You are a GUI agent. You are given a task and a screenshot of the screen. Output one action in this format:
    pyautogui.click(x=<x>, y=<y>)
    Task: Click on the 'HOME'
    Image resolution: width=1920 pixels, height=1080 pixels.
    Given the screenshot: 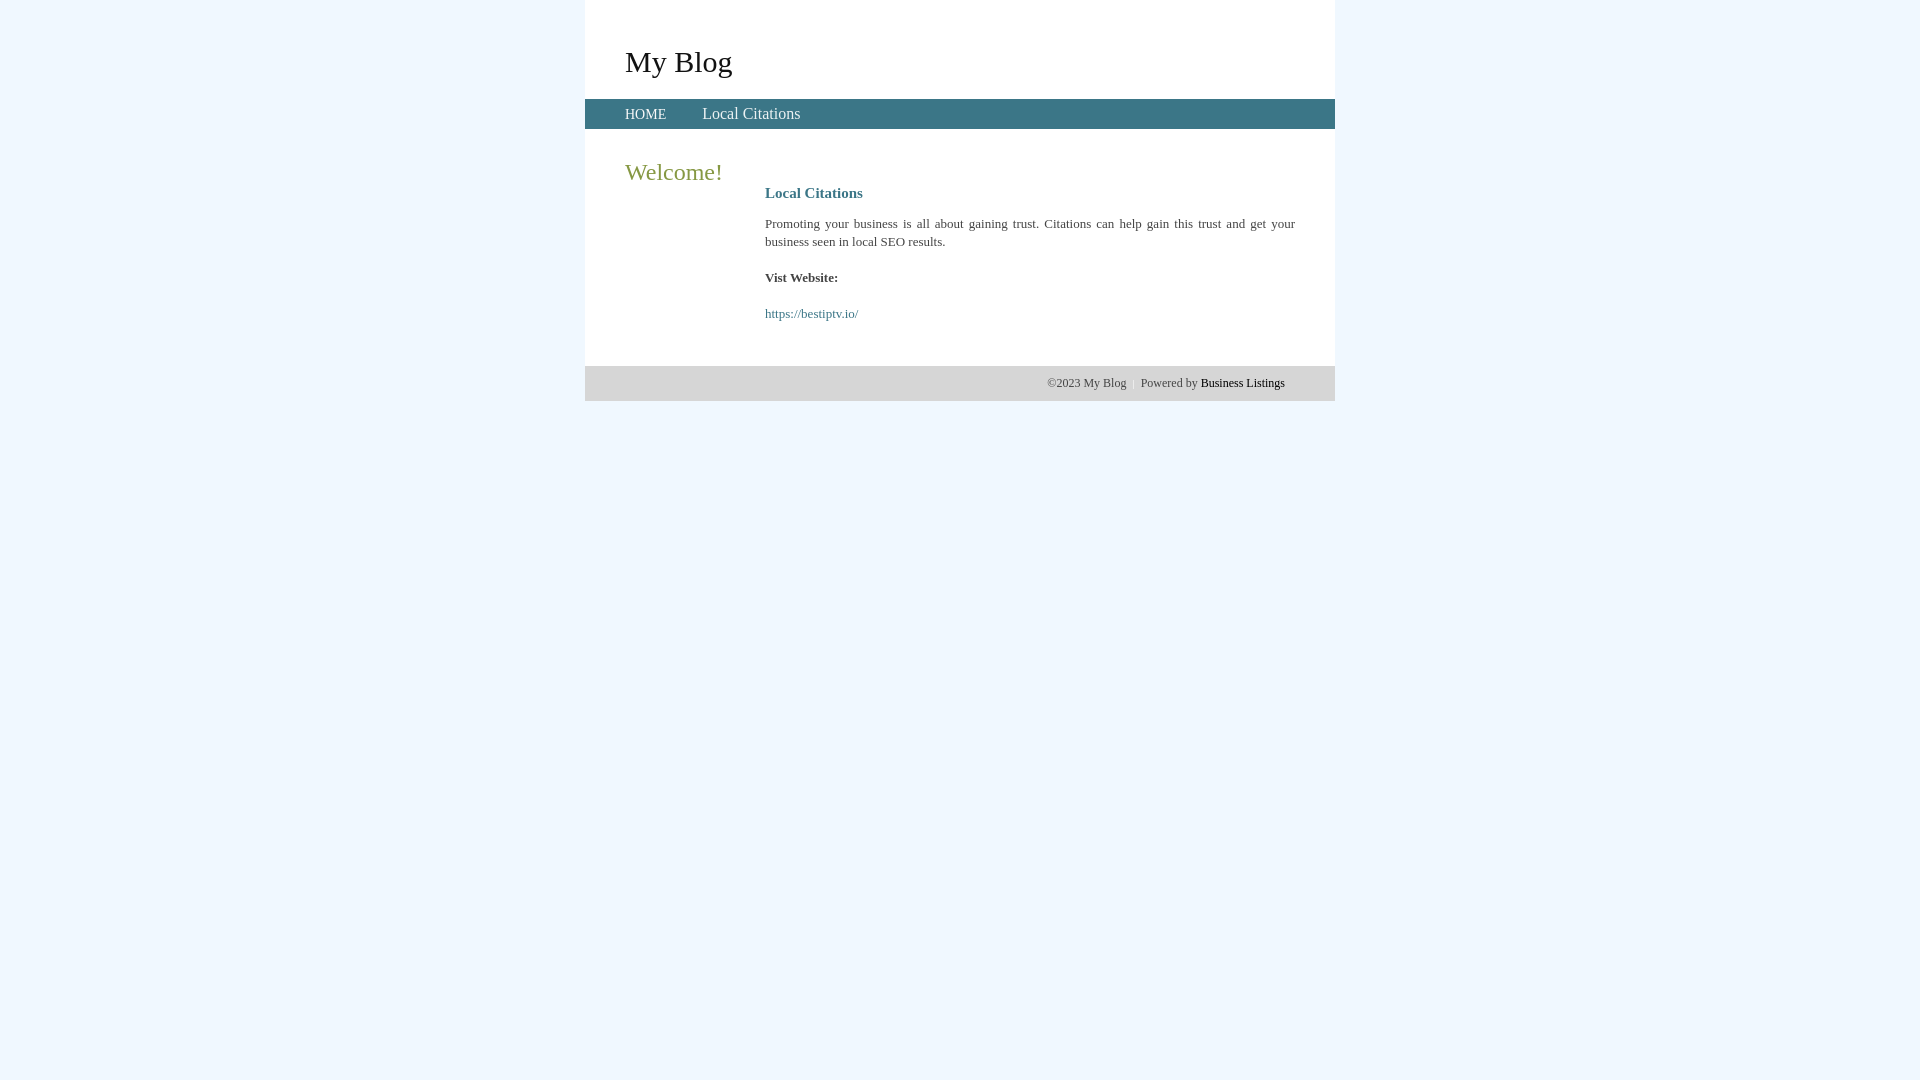 What is the action you would take?
    pyautogui.click(x=623, y=114)
    